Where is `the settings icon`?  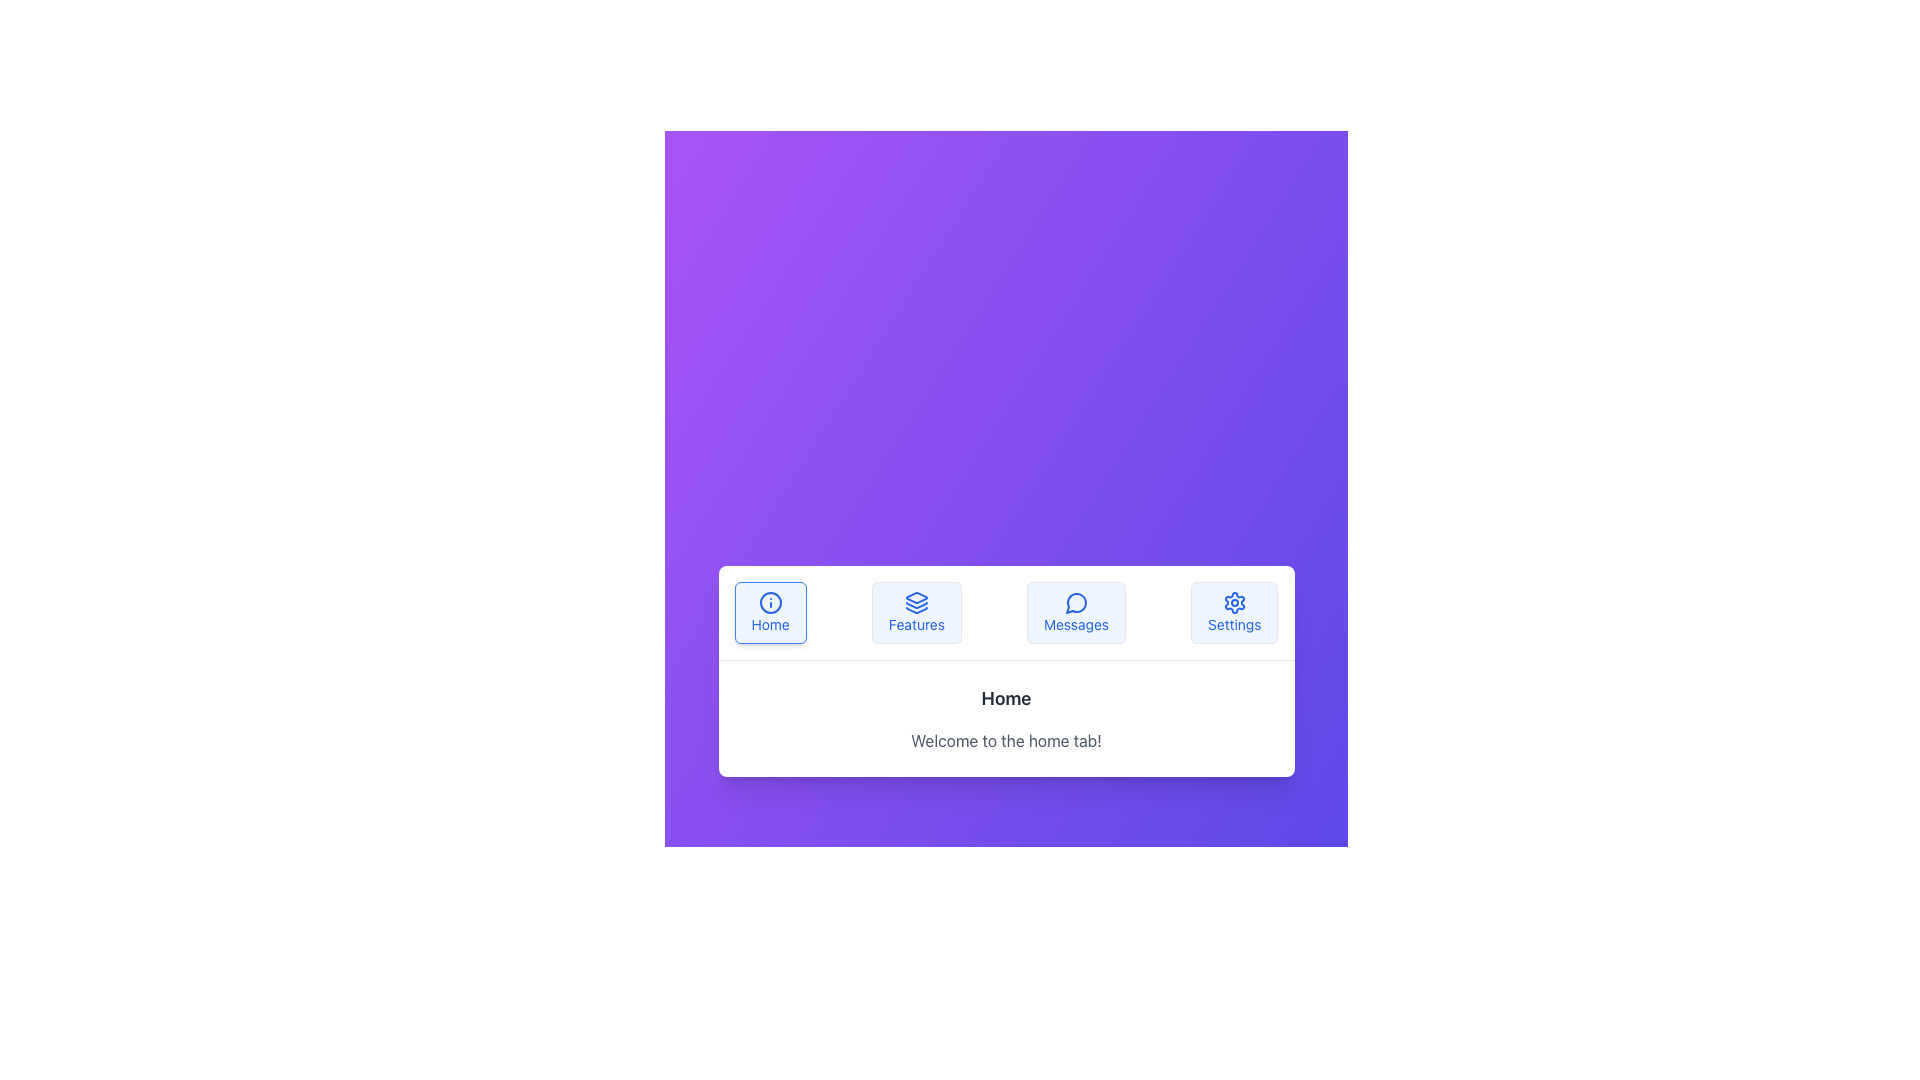
the settings icon is located at coordinates (1233, 601).